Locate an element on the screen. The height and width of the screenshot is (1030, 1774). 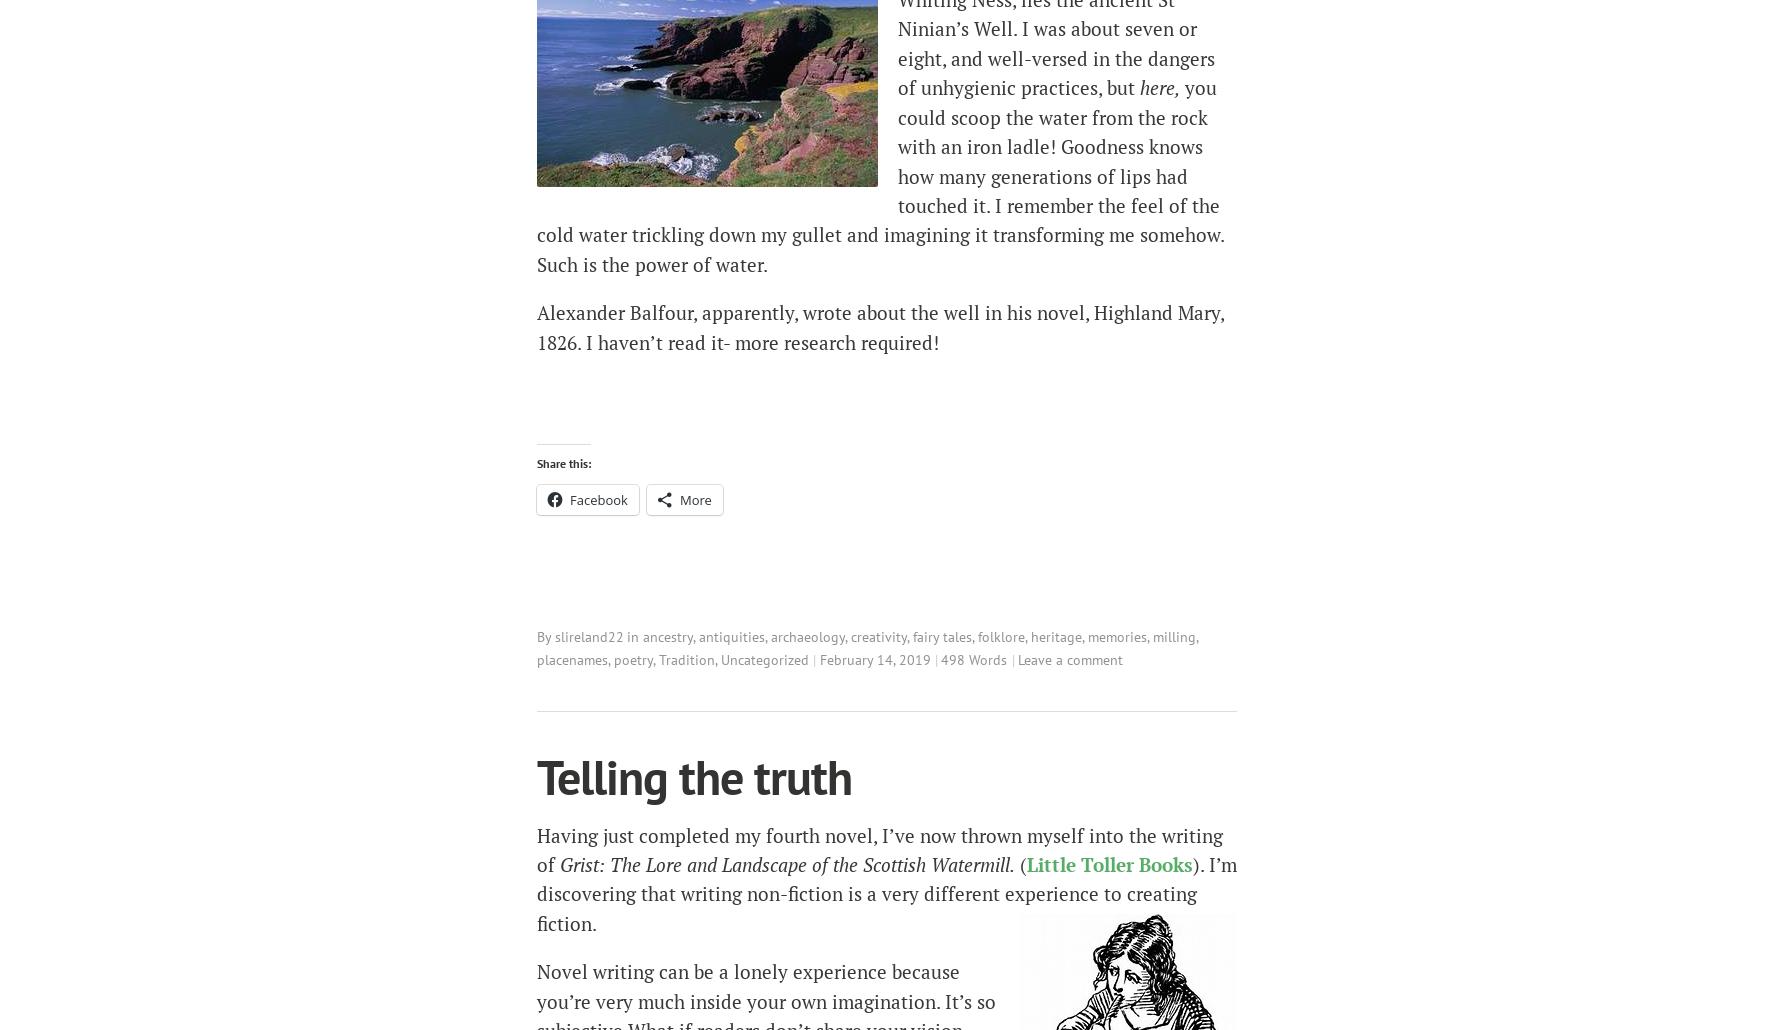
'placenames' is located at coordinates (571, 657).